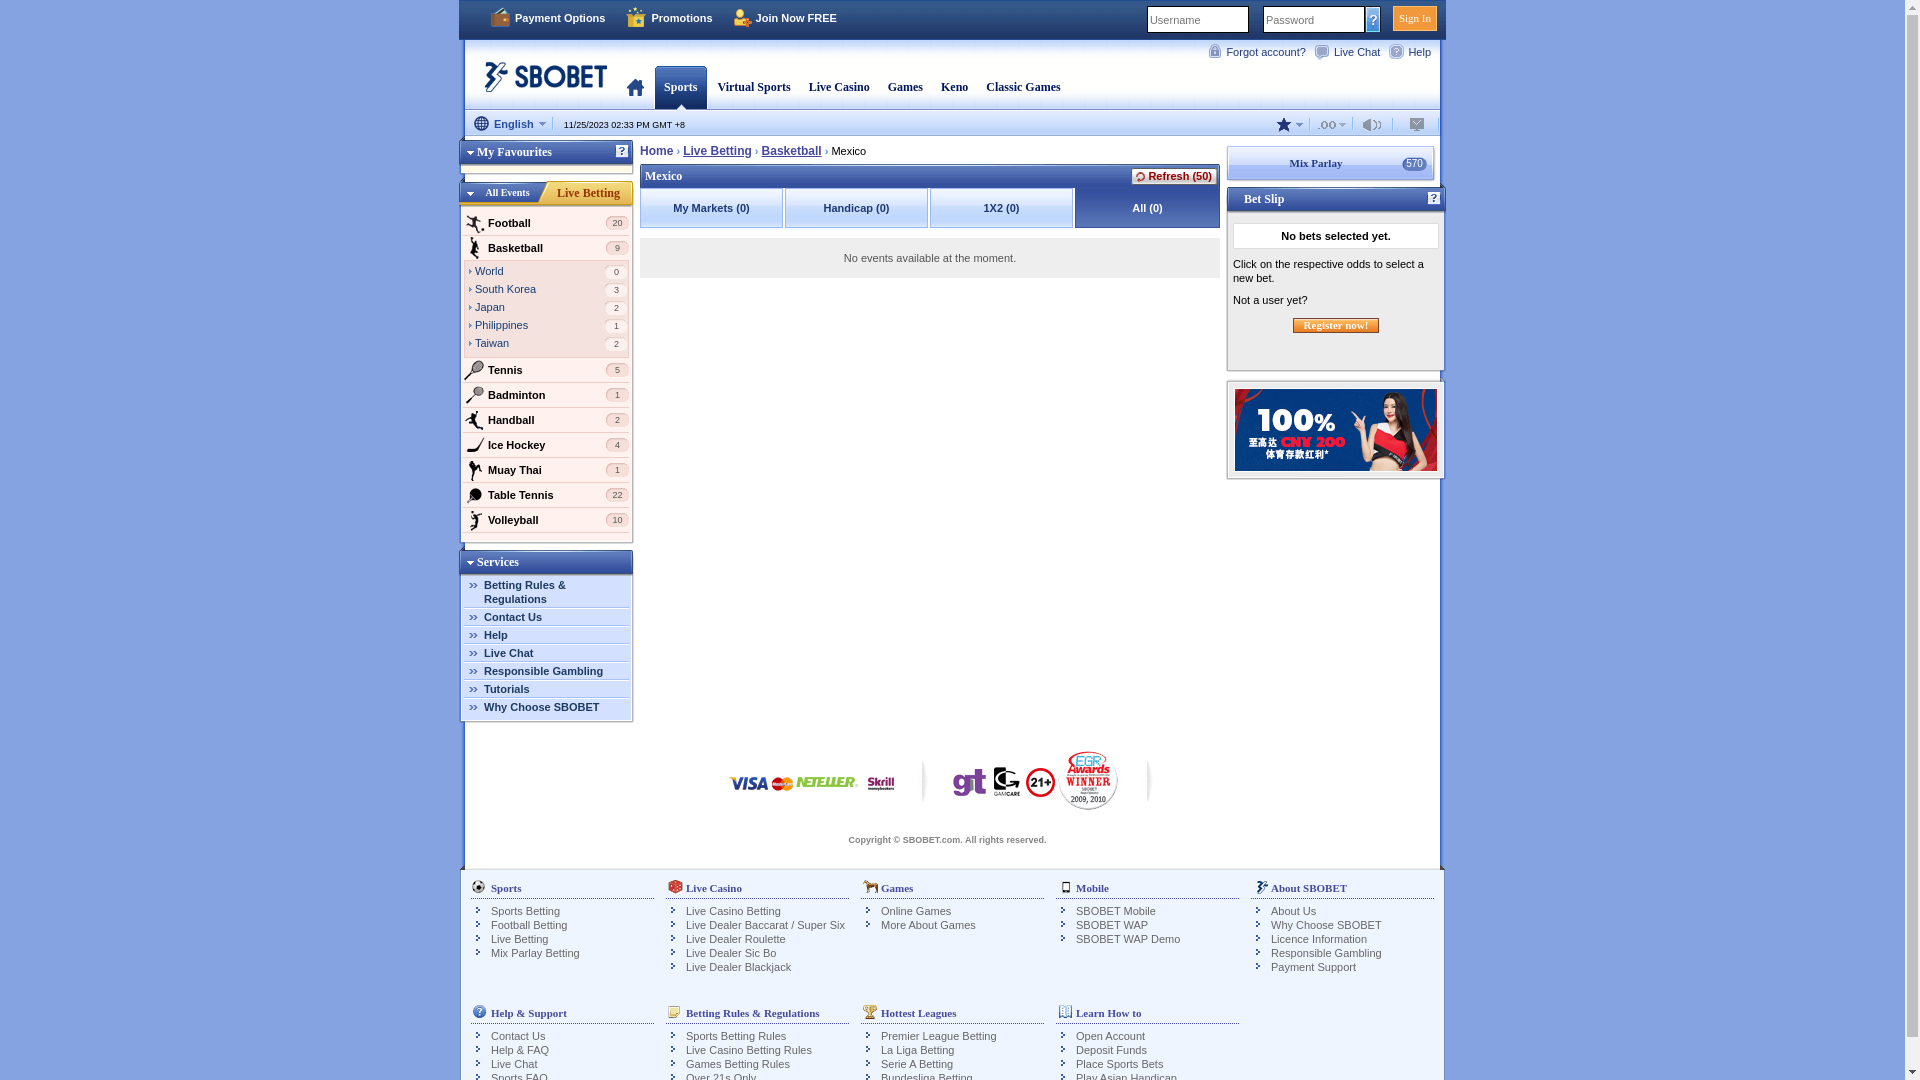 This screenshot has height=1080, width=1920. What do you see at coordinates (490, 1048) in the screenshot?
I see `'Help & FAQ'` at bounding box center [490, 1048].